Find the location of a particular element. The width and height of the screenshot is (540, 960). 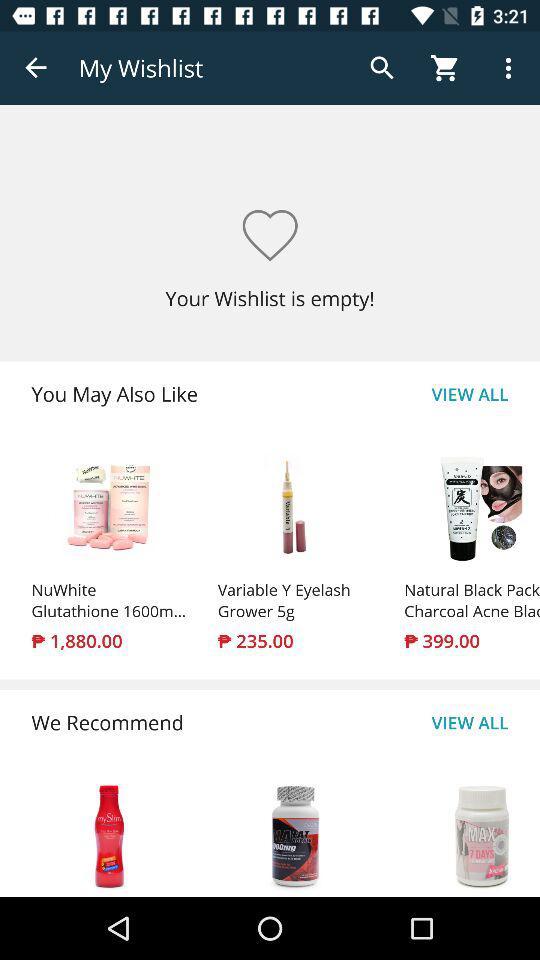

icon to the left of the my wishlist item is located at coordinates (36, 68).